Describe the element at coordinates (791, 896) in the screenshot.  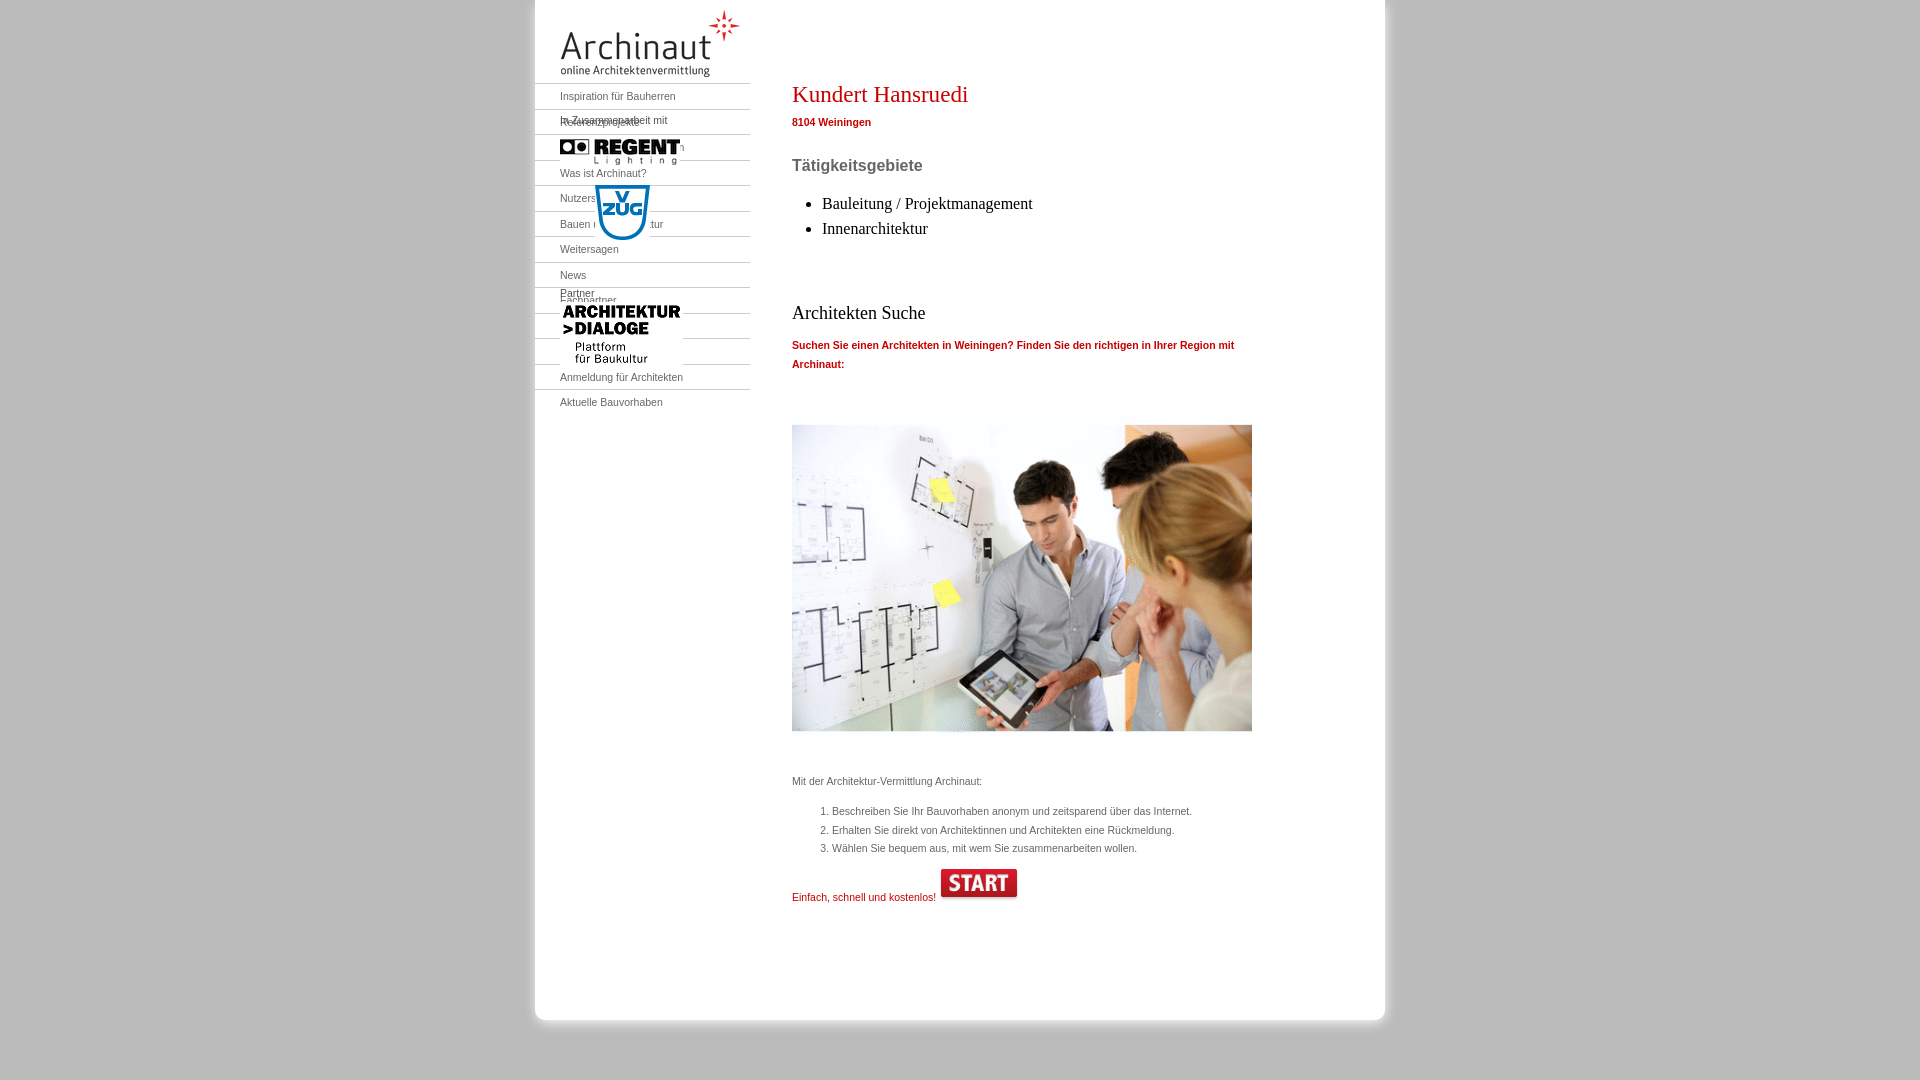
I see `'Einfach, schnell und kostenlos!'` at that location.